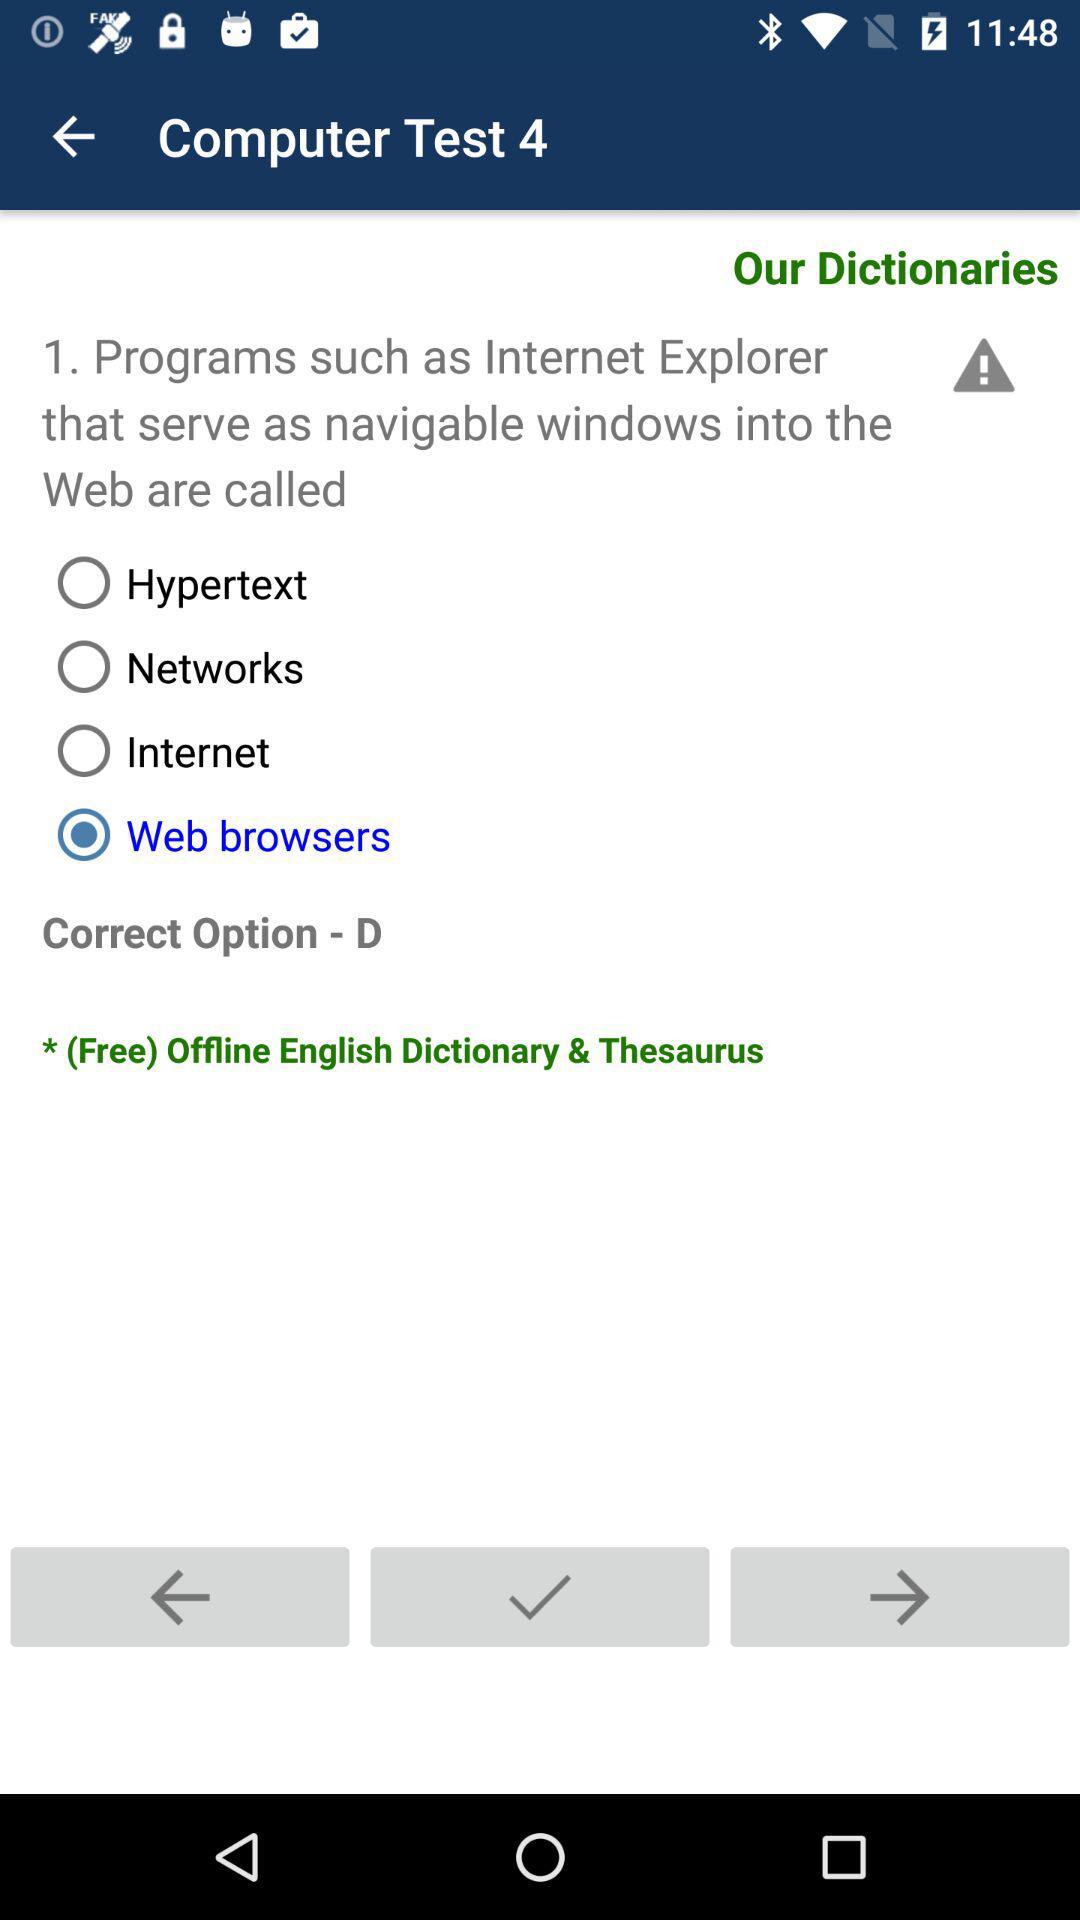  I want to click on next screen, so click(898, 1596).